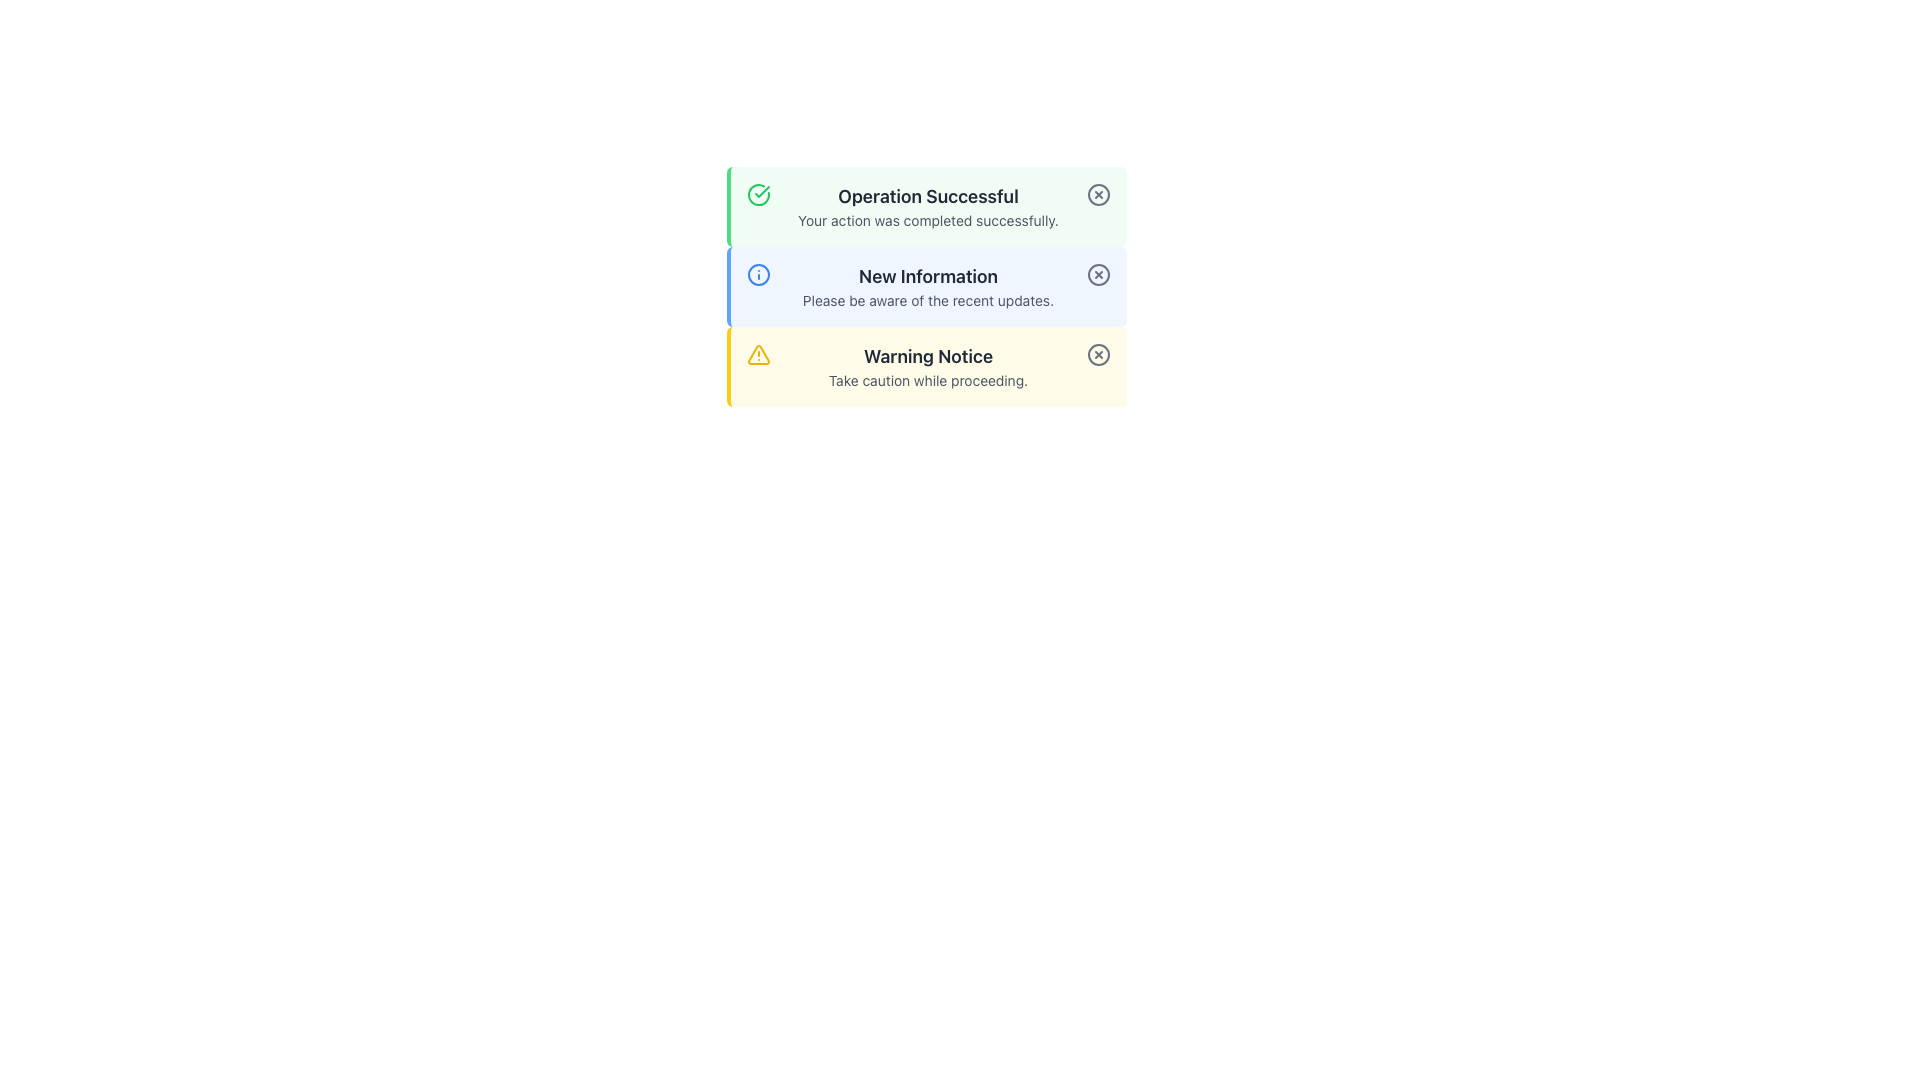 The height and width of the screenshot is (1080, 1920). What do you see at coordinates (1097, 274) in the screenshot?
I see `the close button (small circular icon with a gray border and an embedded cross symbol) at the right end of the 'New Information' notification card` at bounding box center [1097, 274].